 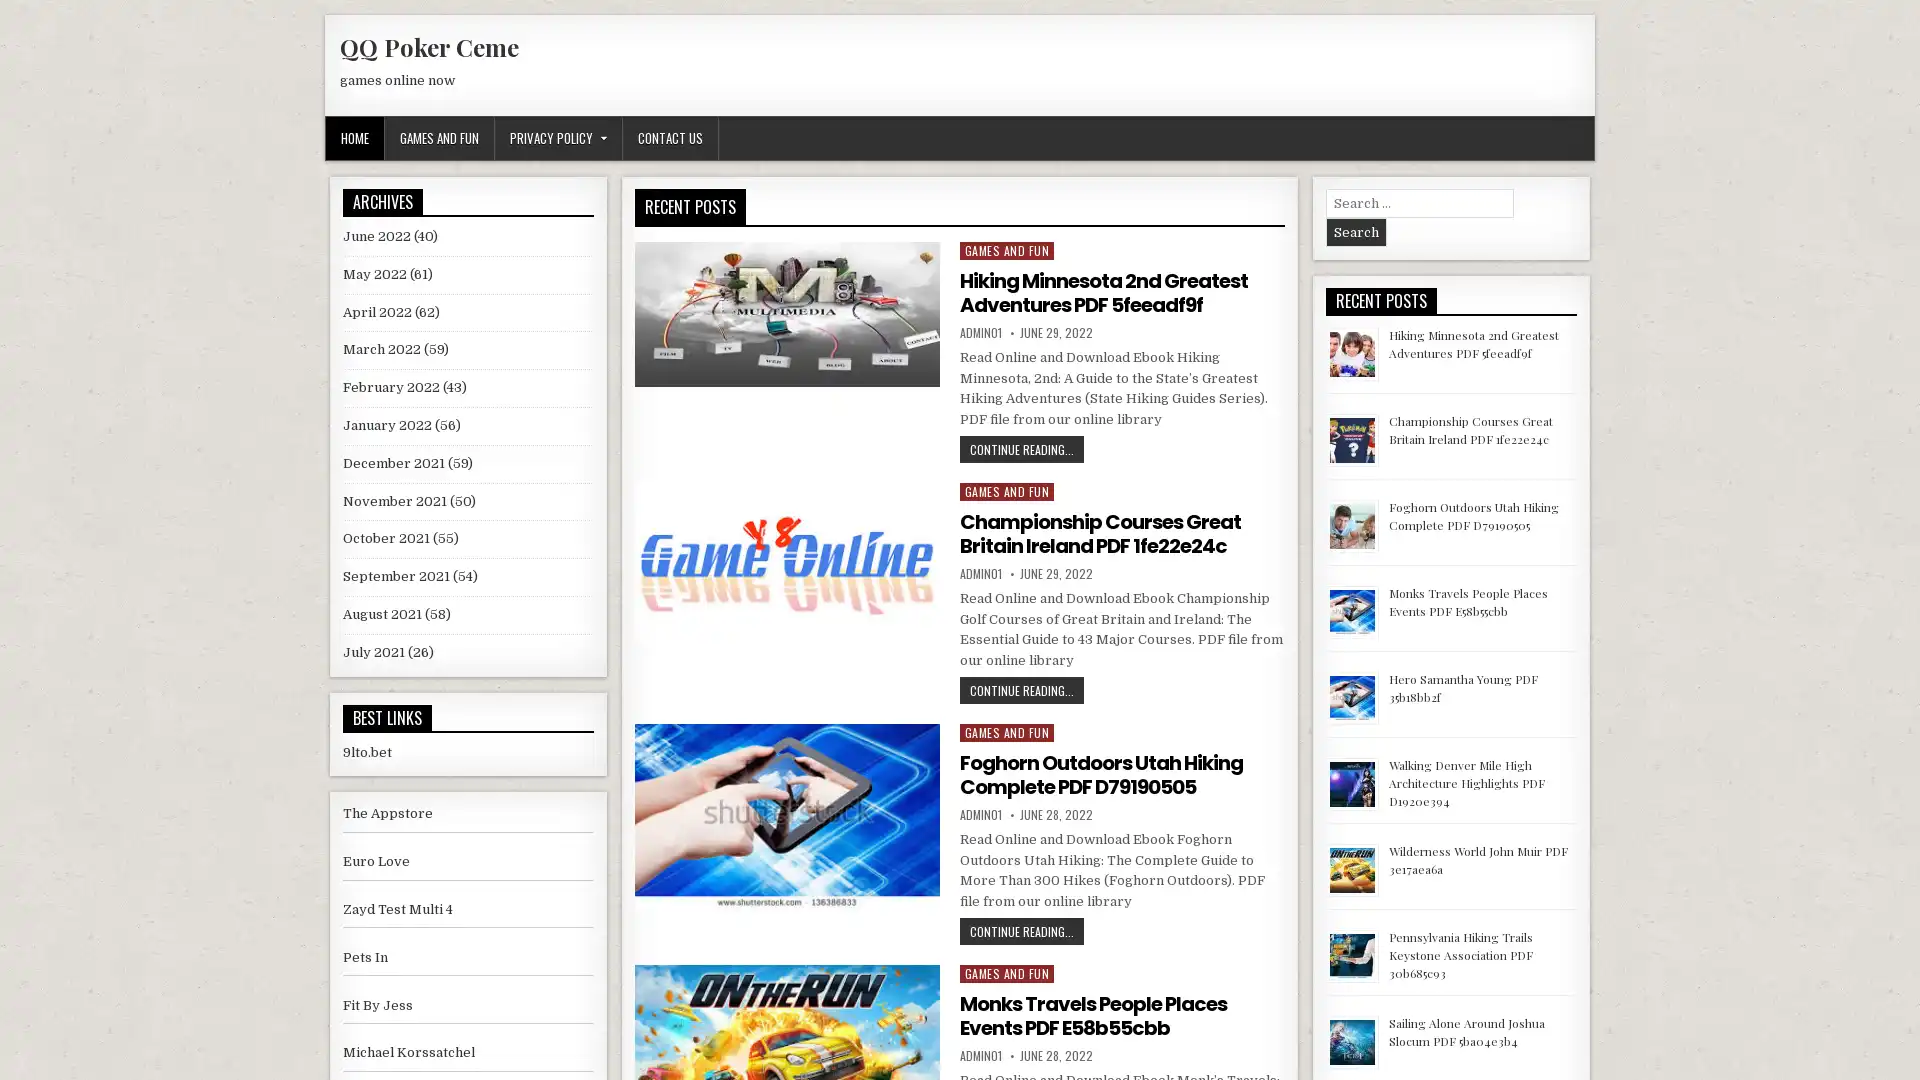 What do you see at coordinates (1355, 231) in the screenshot?
I see `Search` at bounding box center [1355, 231].